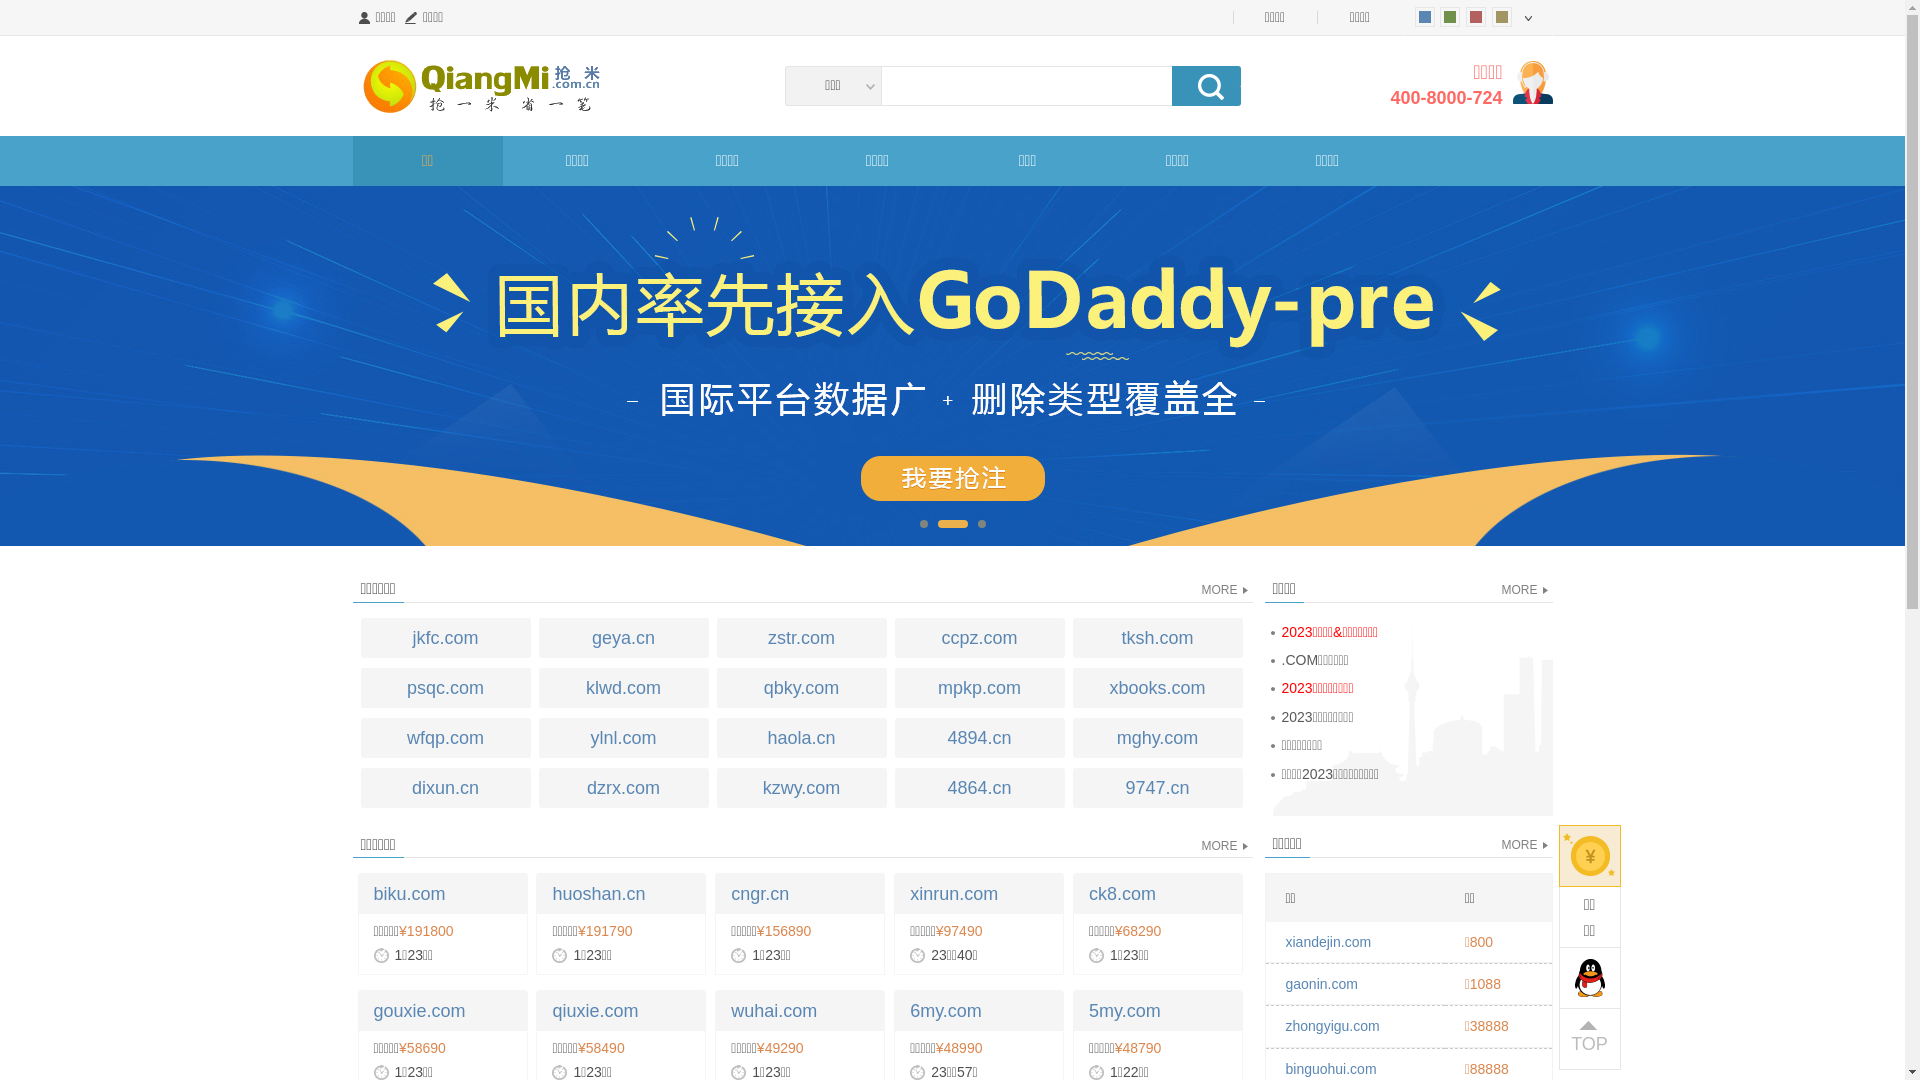 The image size is (1920, 1080). Describe the element at coordinates (360, 737) in the screenshot. I see `'wfqp.com'` at that location.